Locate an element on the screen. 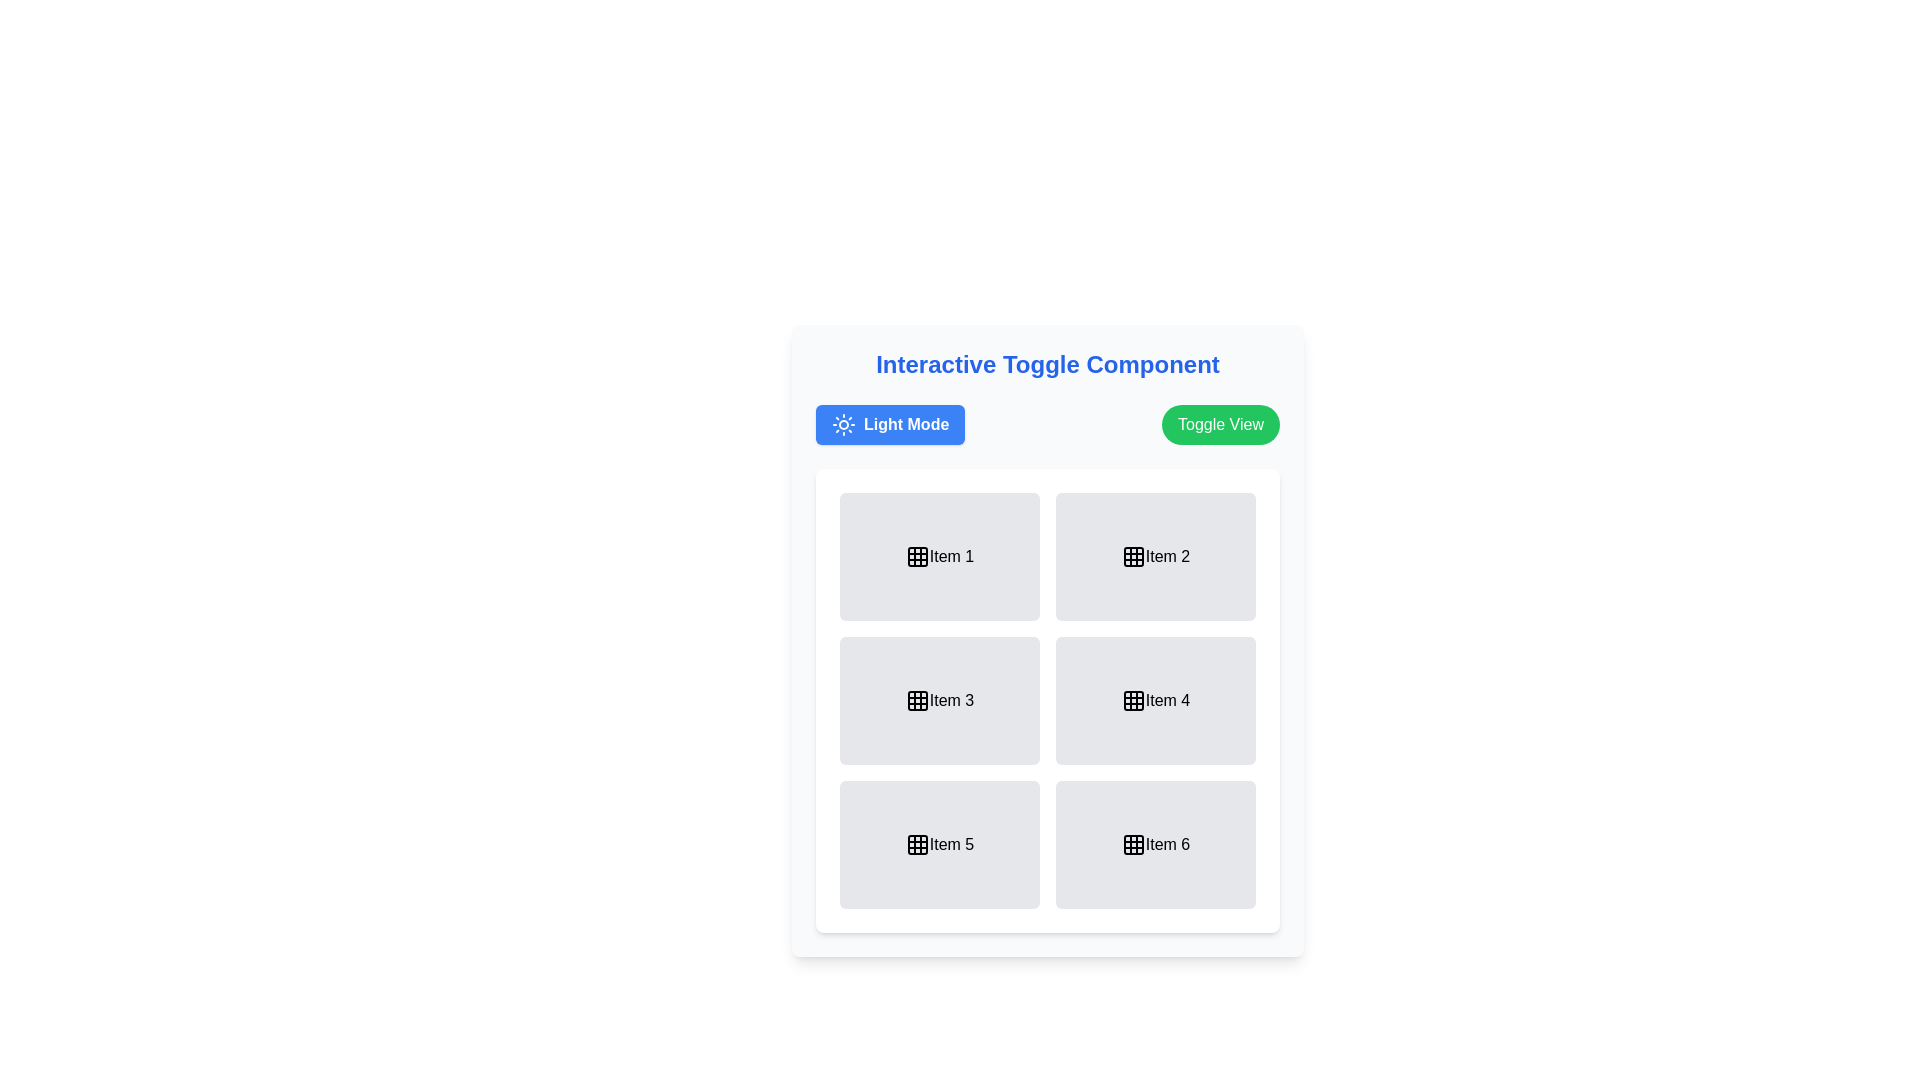 The height and width of the screenshot is (1080, 1920). the visual component located in the bottom-right corner of the 3x3 grid icon within the component labeled 'Item 6' is located at coordinates (1133, 844).